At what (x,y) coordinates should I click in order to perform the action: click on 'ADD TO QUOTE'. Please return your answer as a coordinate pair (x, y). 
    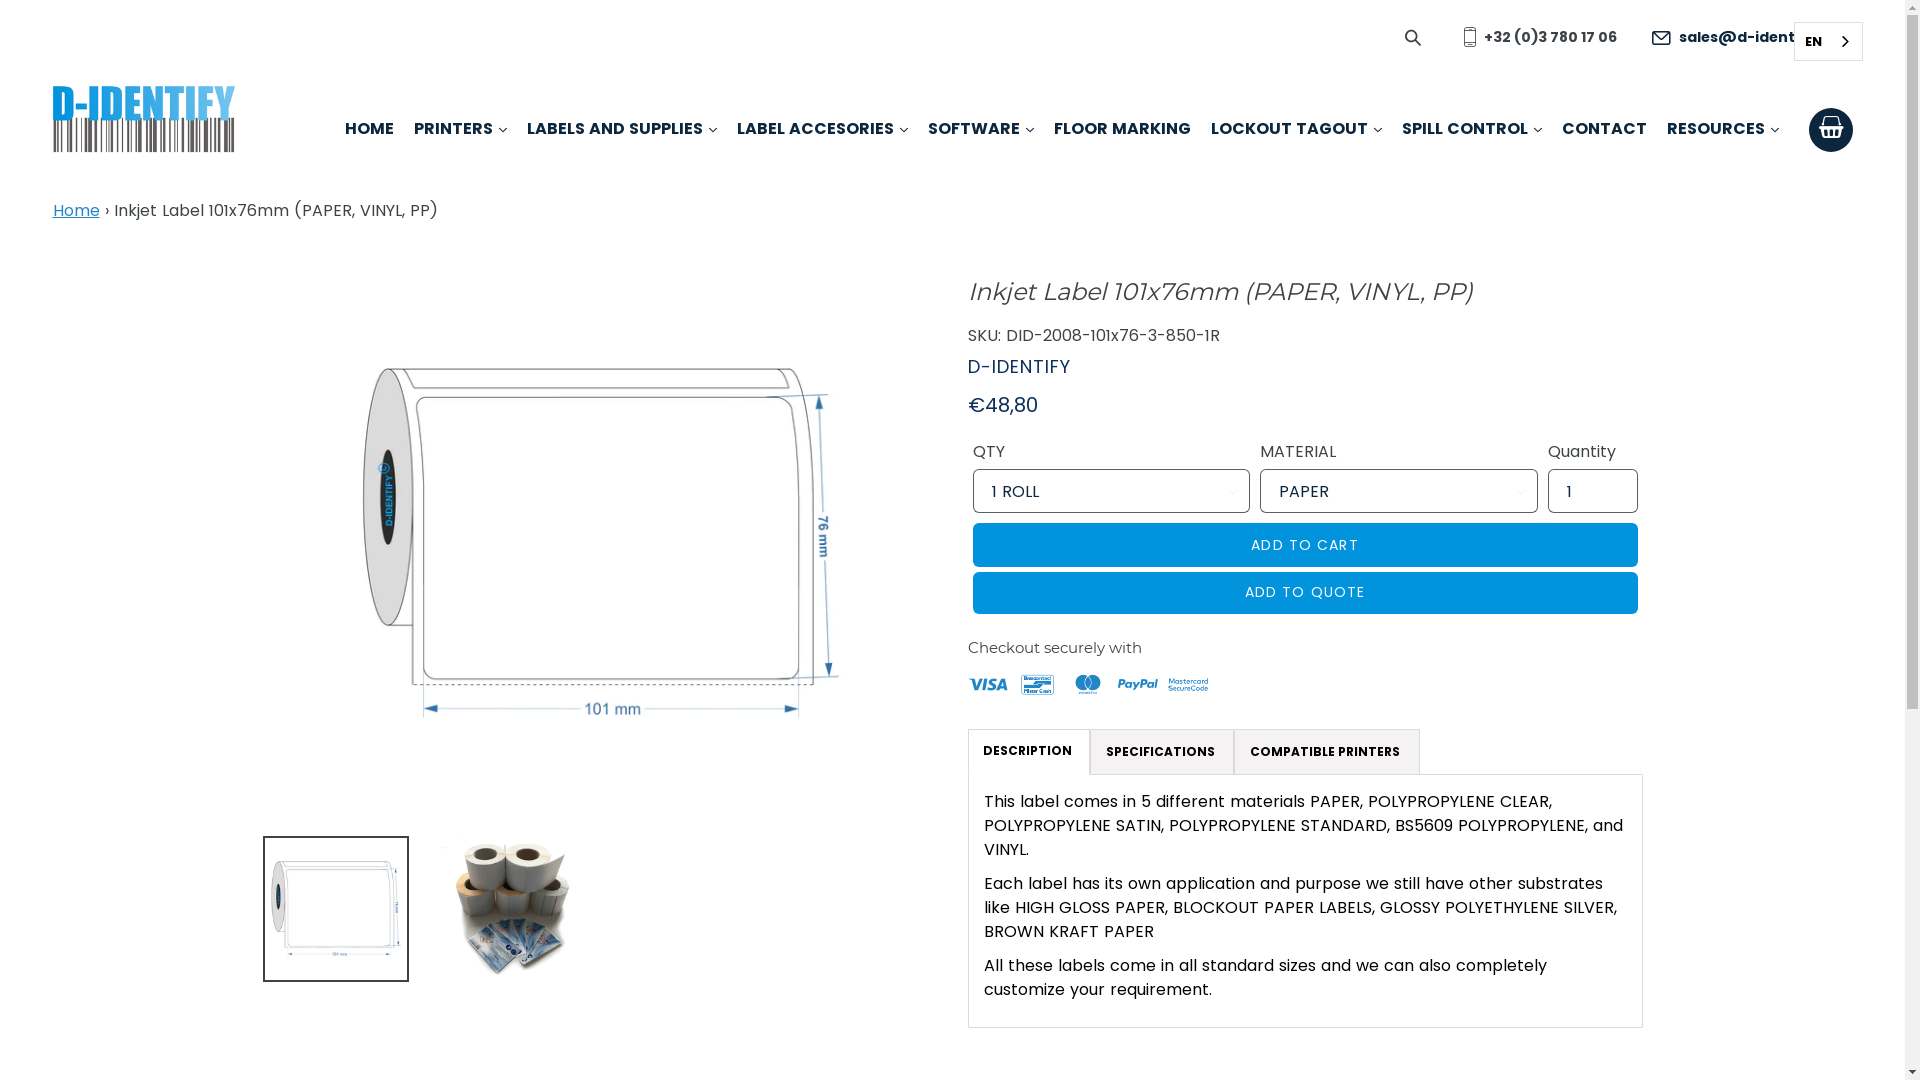
    Looking at the image, I should click on (1304, 592).